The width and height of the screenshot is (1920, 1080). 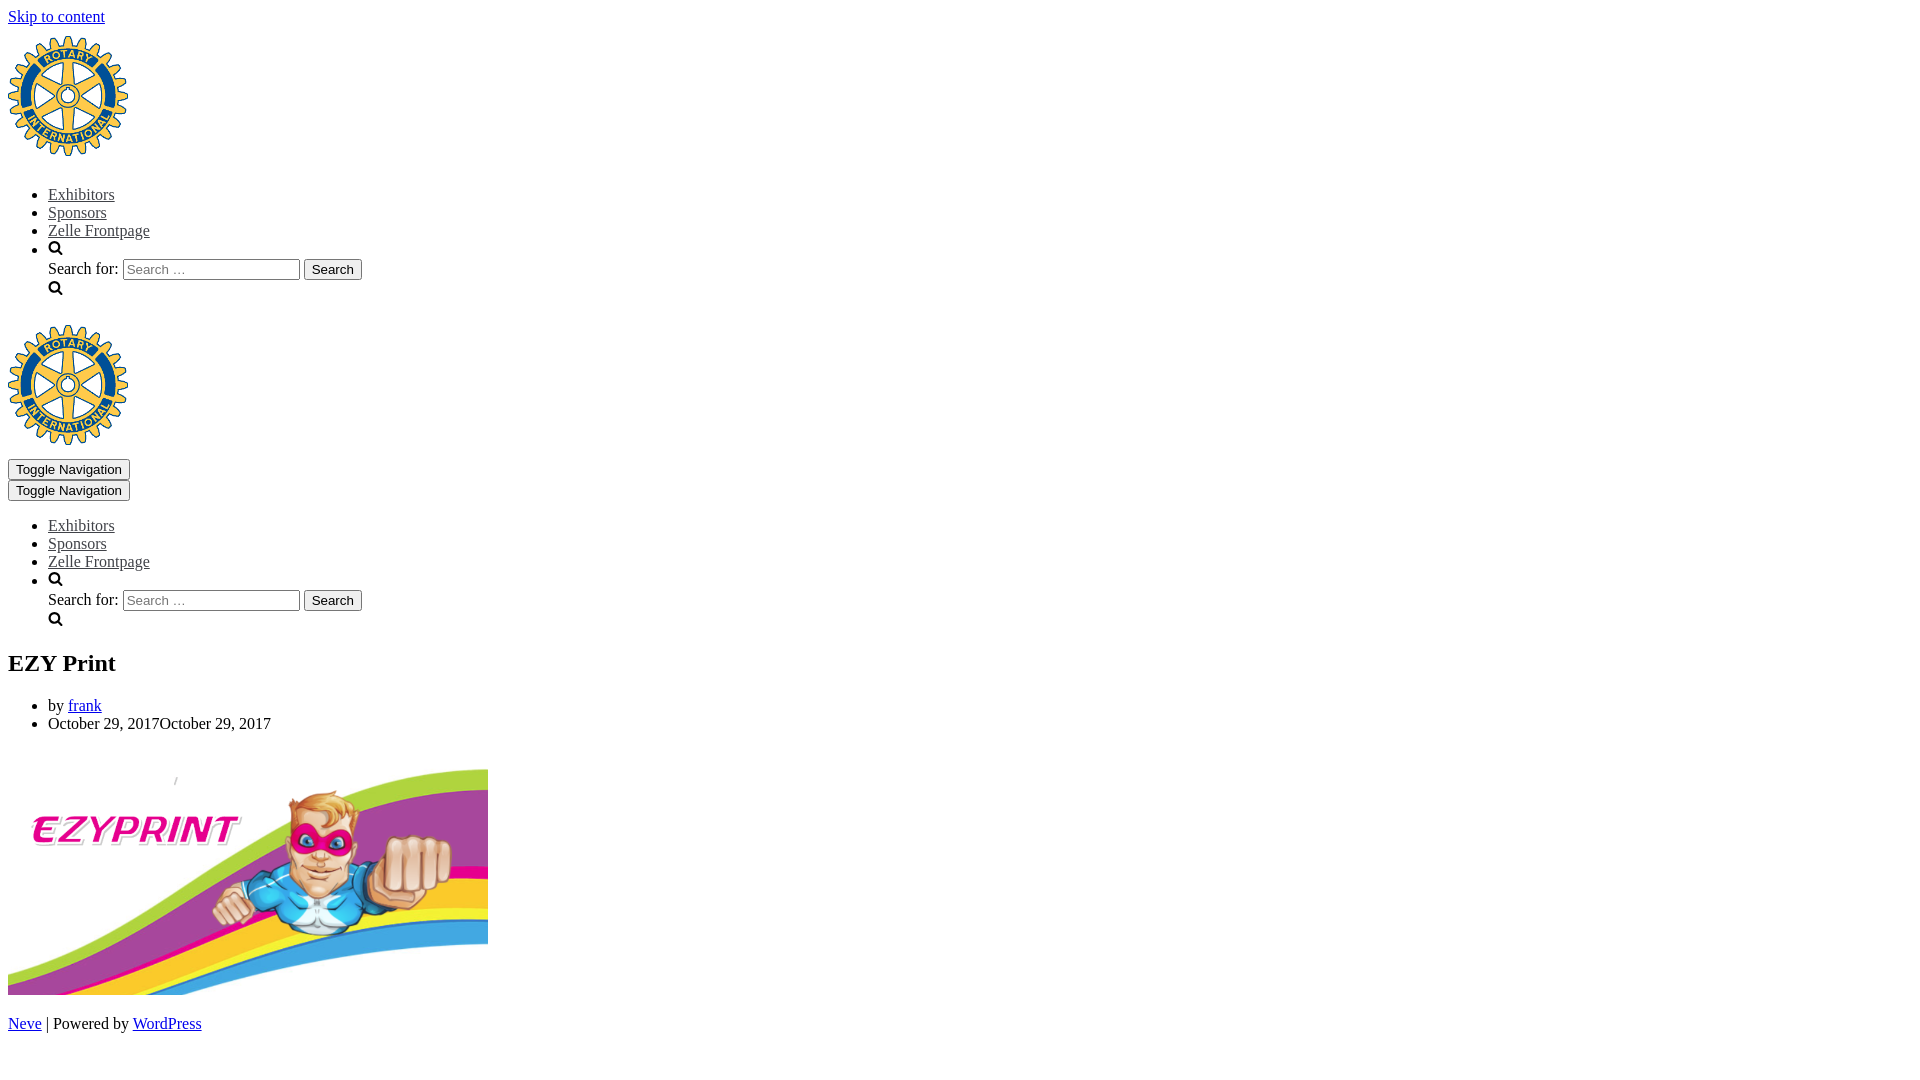 I want to click on 'Neve', so click(x=24, y=1023).